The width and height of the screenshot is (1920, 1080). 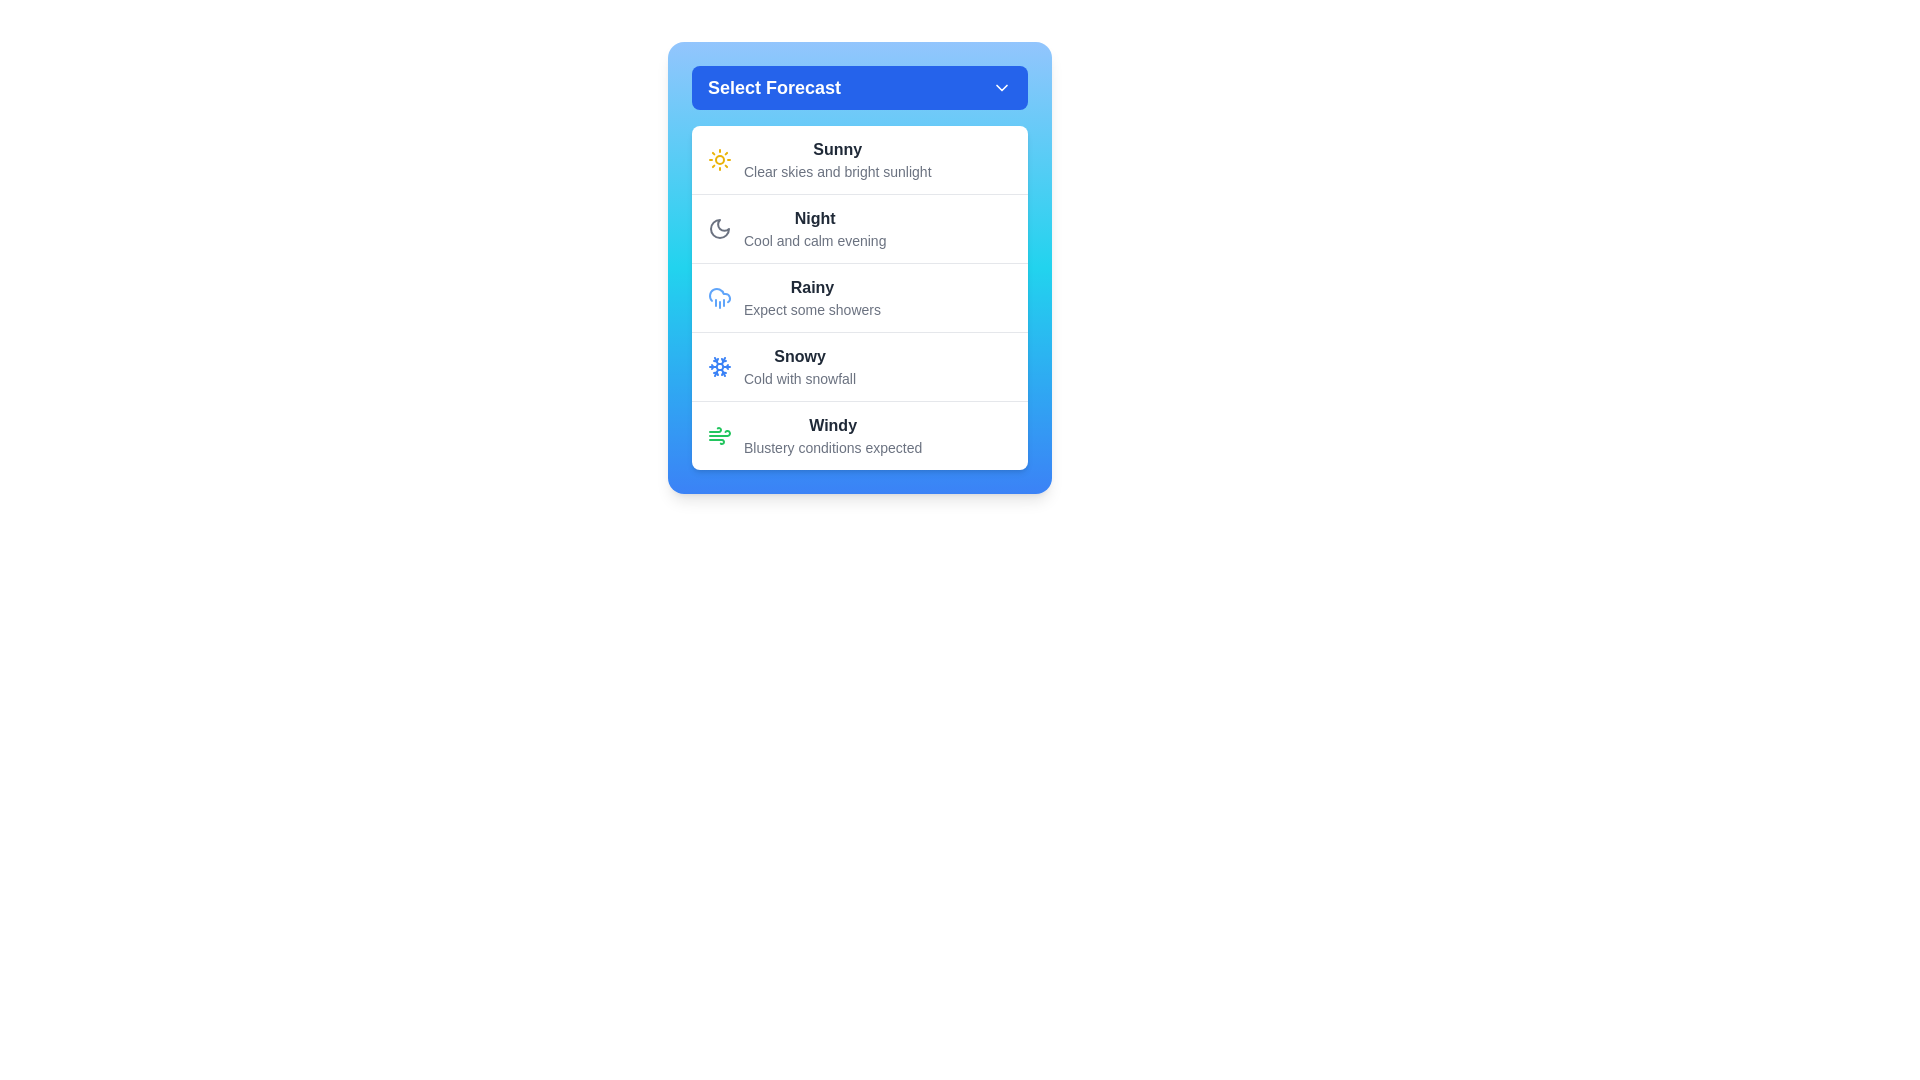 I want to click on descriptive text element located directly below the 'Windy' label in the fifth list item of the forecast dropdown, so click(x=833, y=446).